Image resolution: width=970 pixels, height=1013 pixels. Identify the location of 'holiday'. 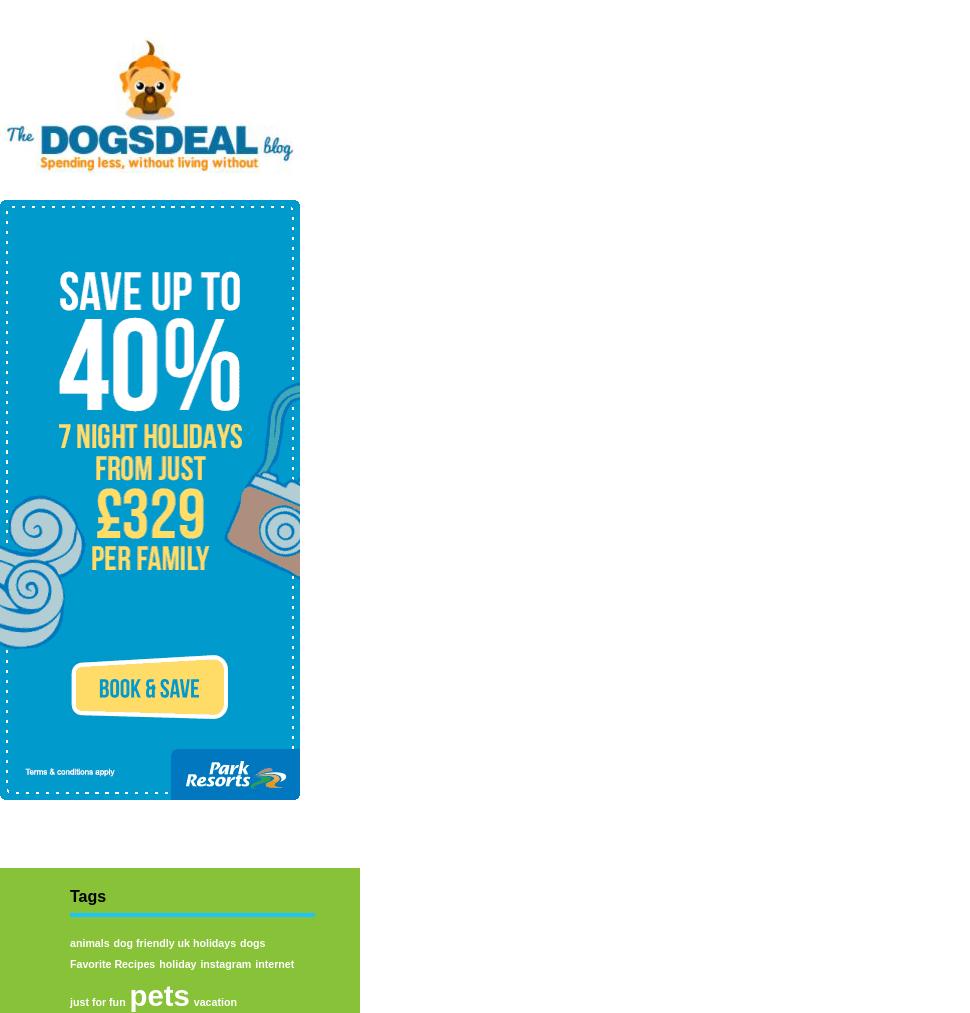
(176, 962).